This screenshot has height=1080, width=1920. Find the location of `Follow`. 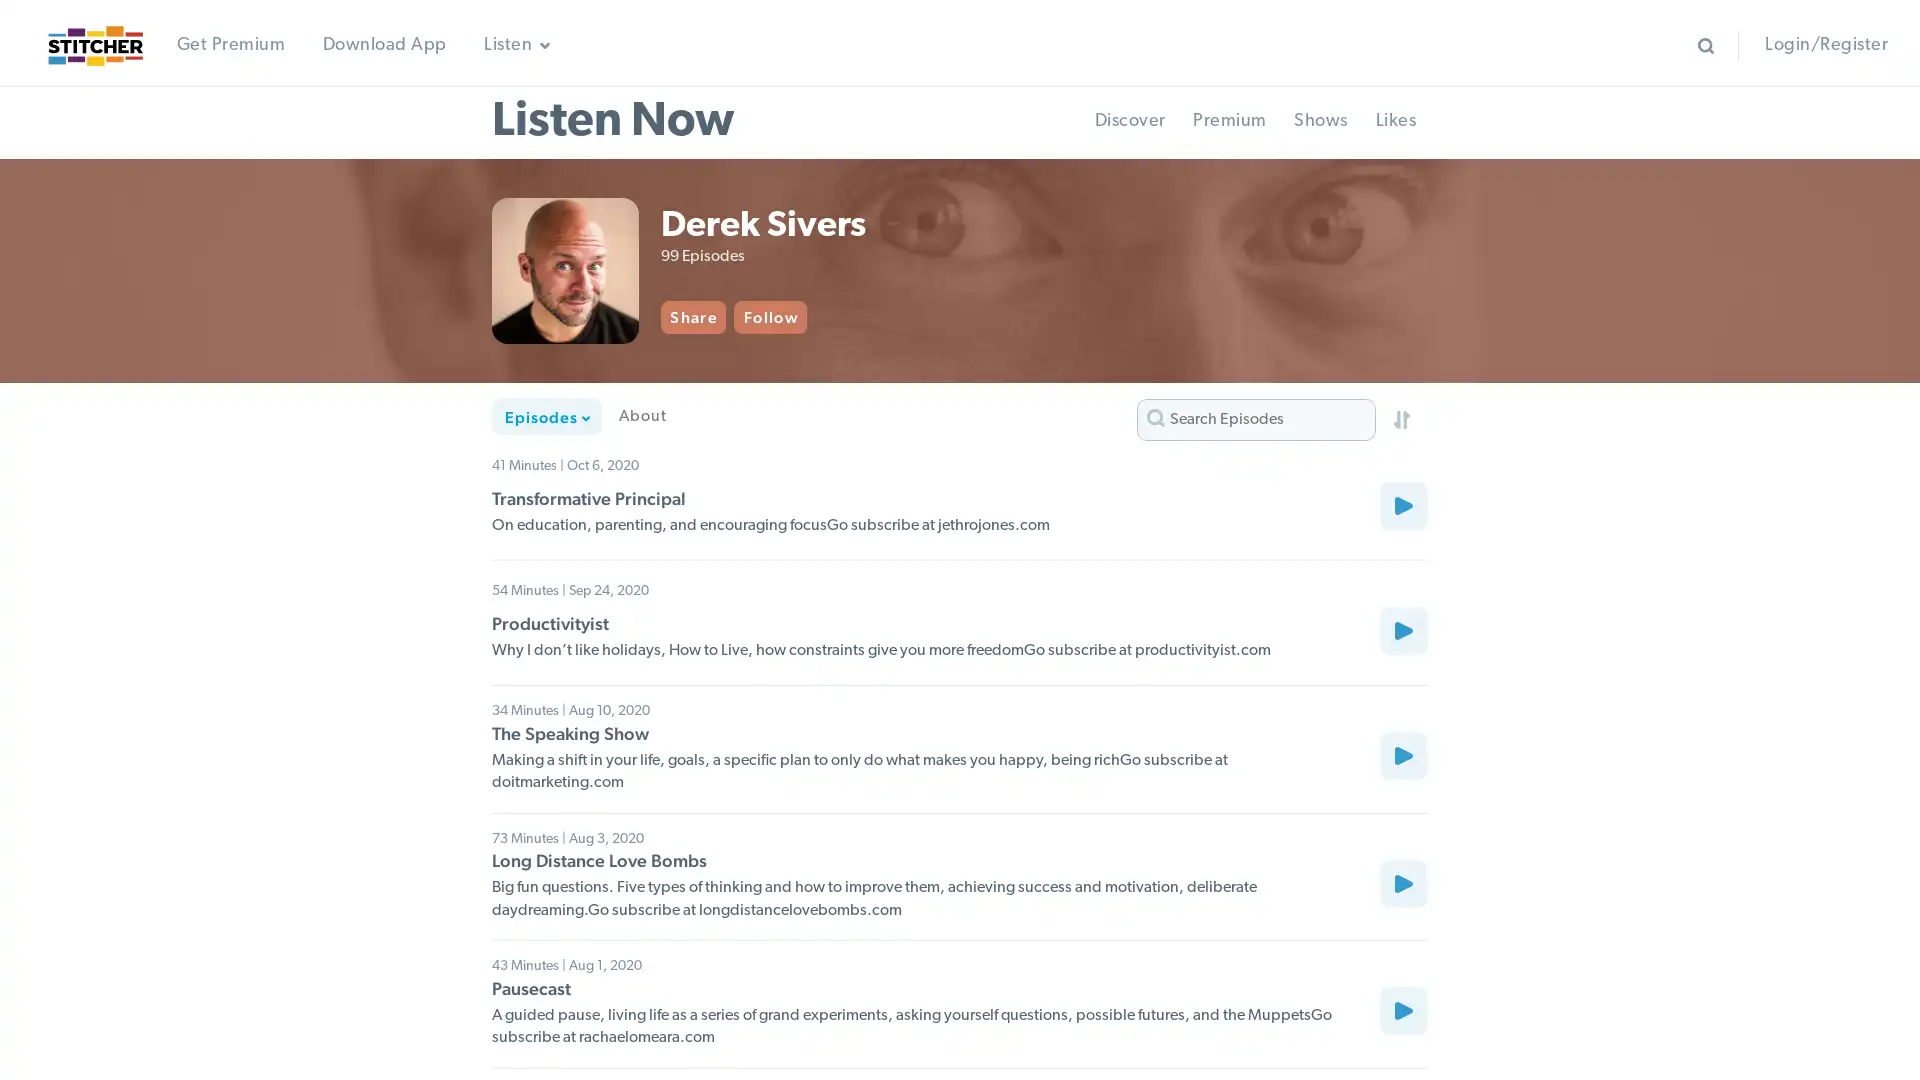

Follow is located at coordinates (798, 315).